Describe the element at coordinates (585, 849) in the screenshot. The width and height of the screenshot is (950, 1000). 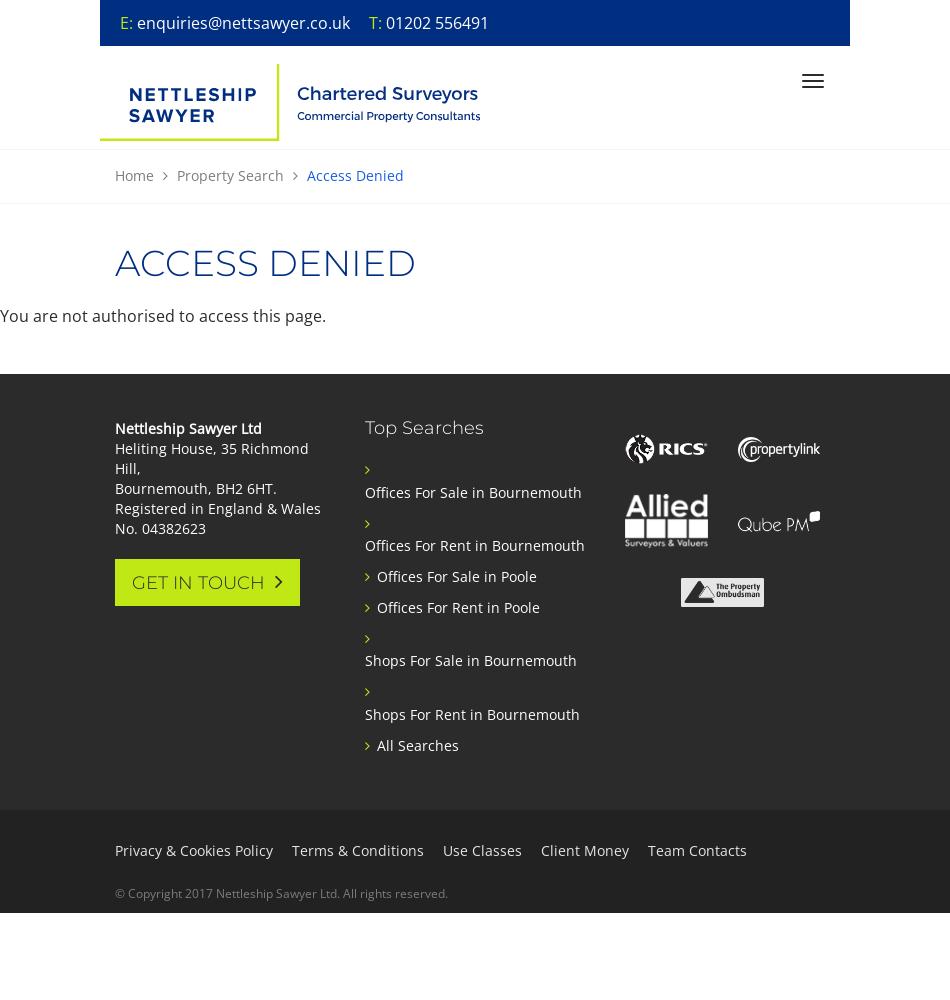
I see `'Client Money'` at that location.